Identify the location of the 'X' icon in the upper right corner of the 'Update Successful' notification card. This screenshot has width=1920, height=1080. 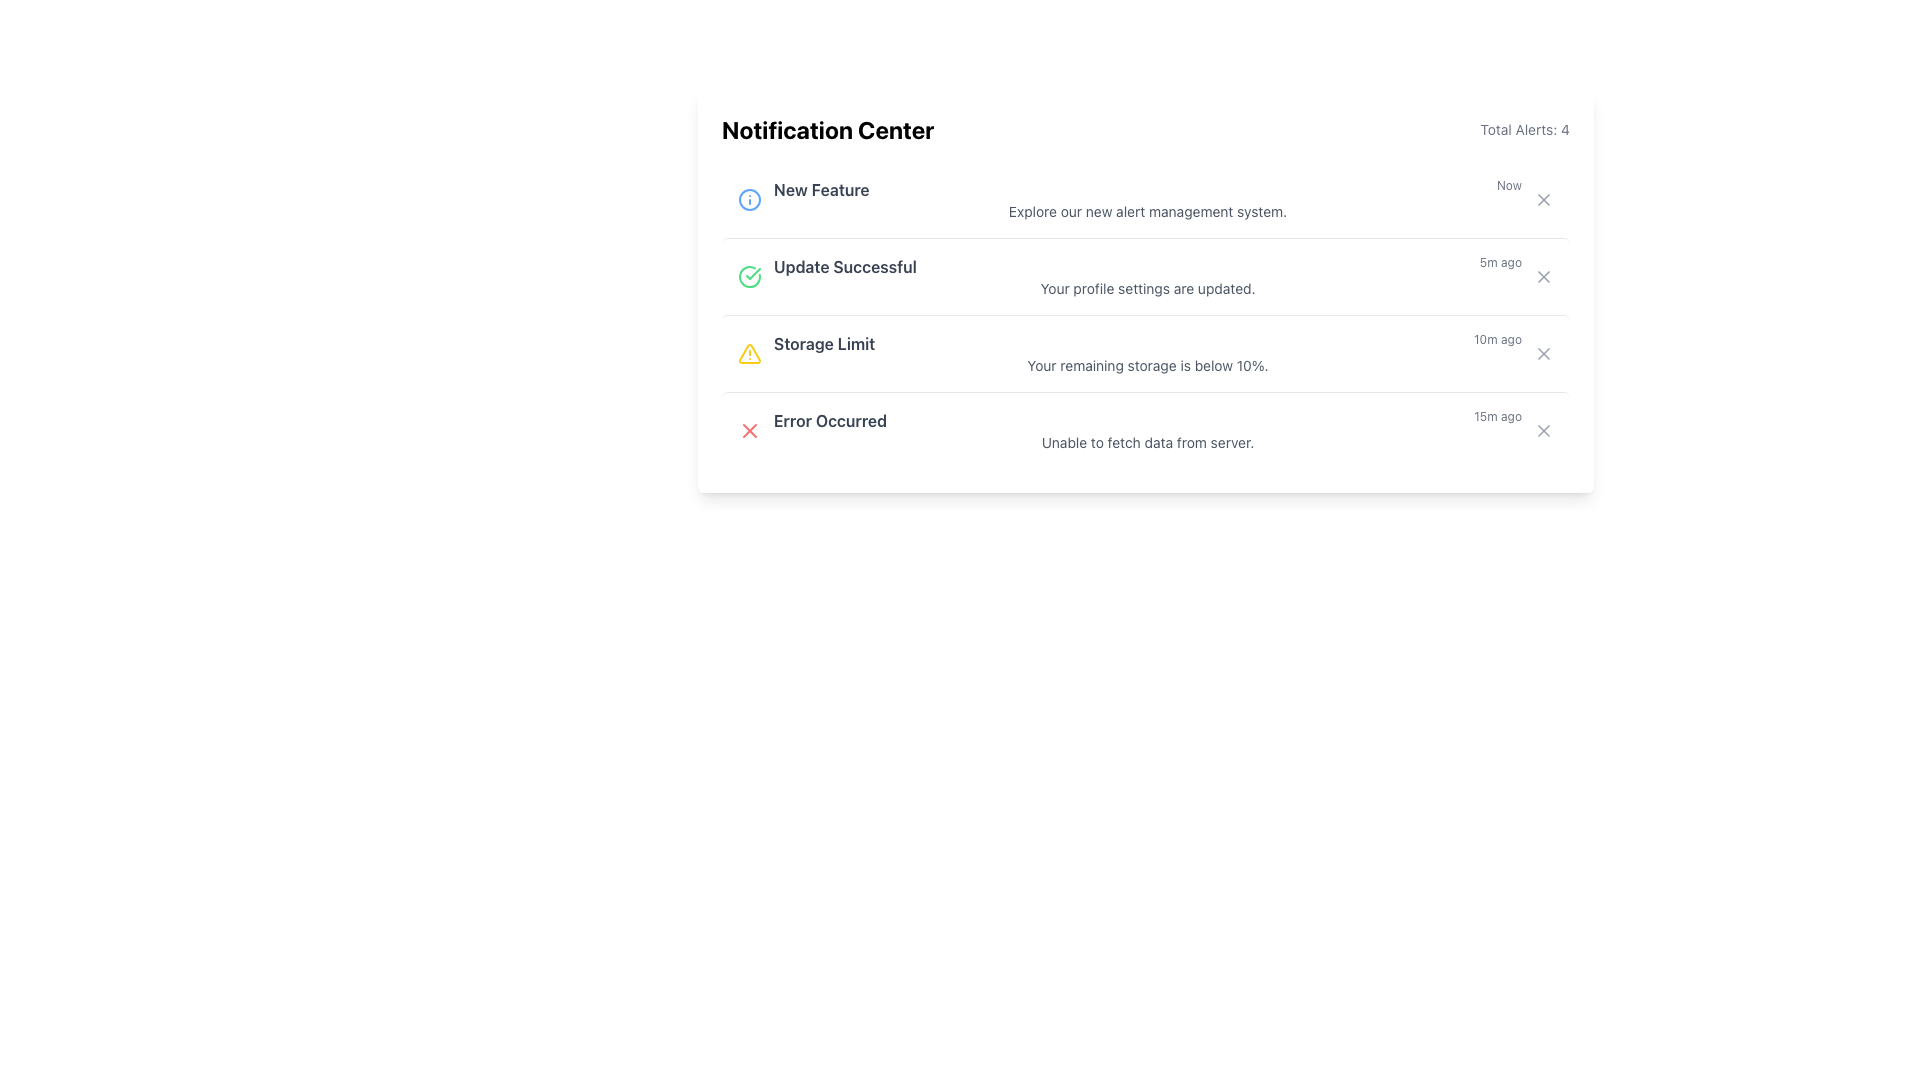
(1543, 277).